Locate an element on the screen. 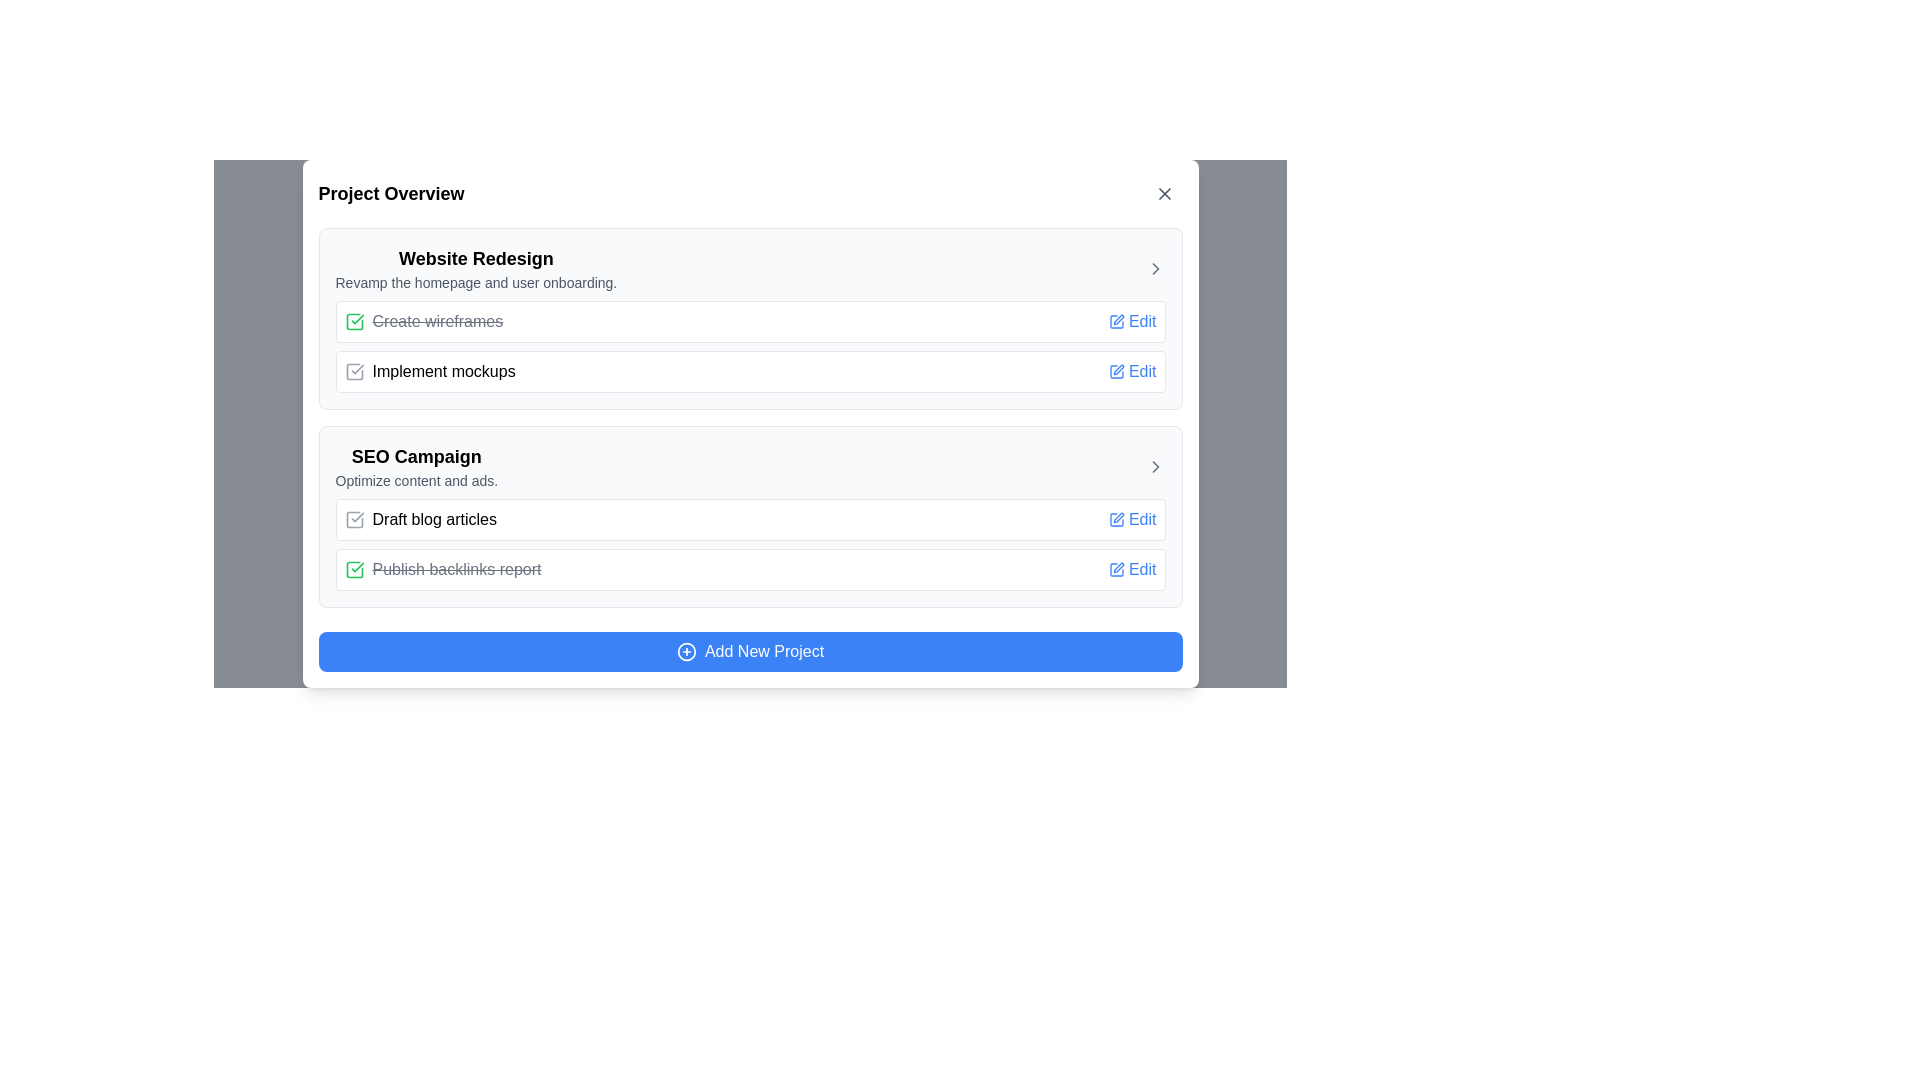  the edit button located in the top-right corner of the task row for 'Create wireframes' in the 'Website Redesign' section is located at coordinates (1132, 320).